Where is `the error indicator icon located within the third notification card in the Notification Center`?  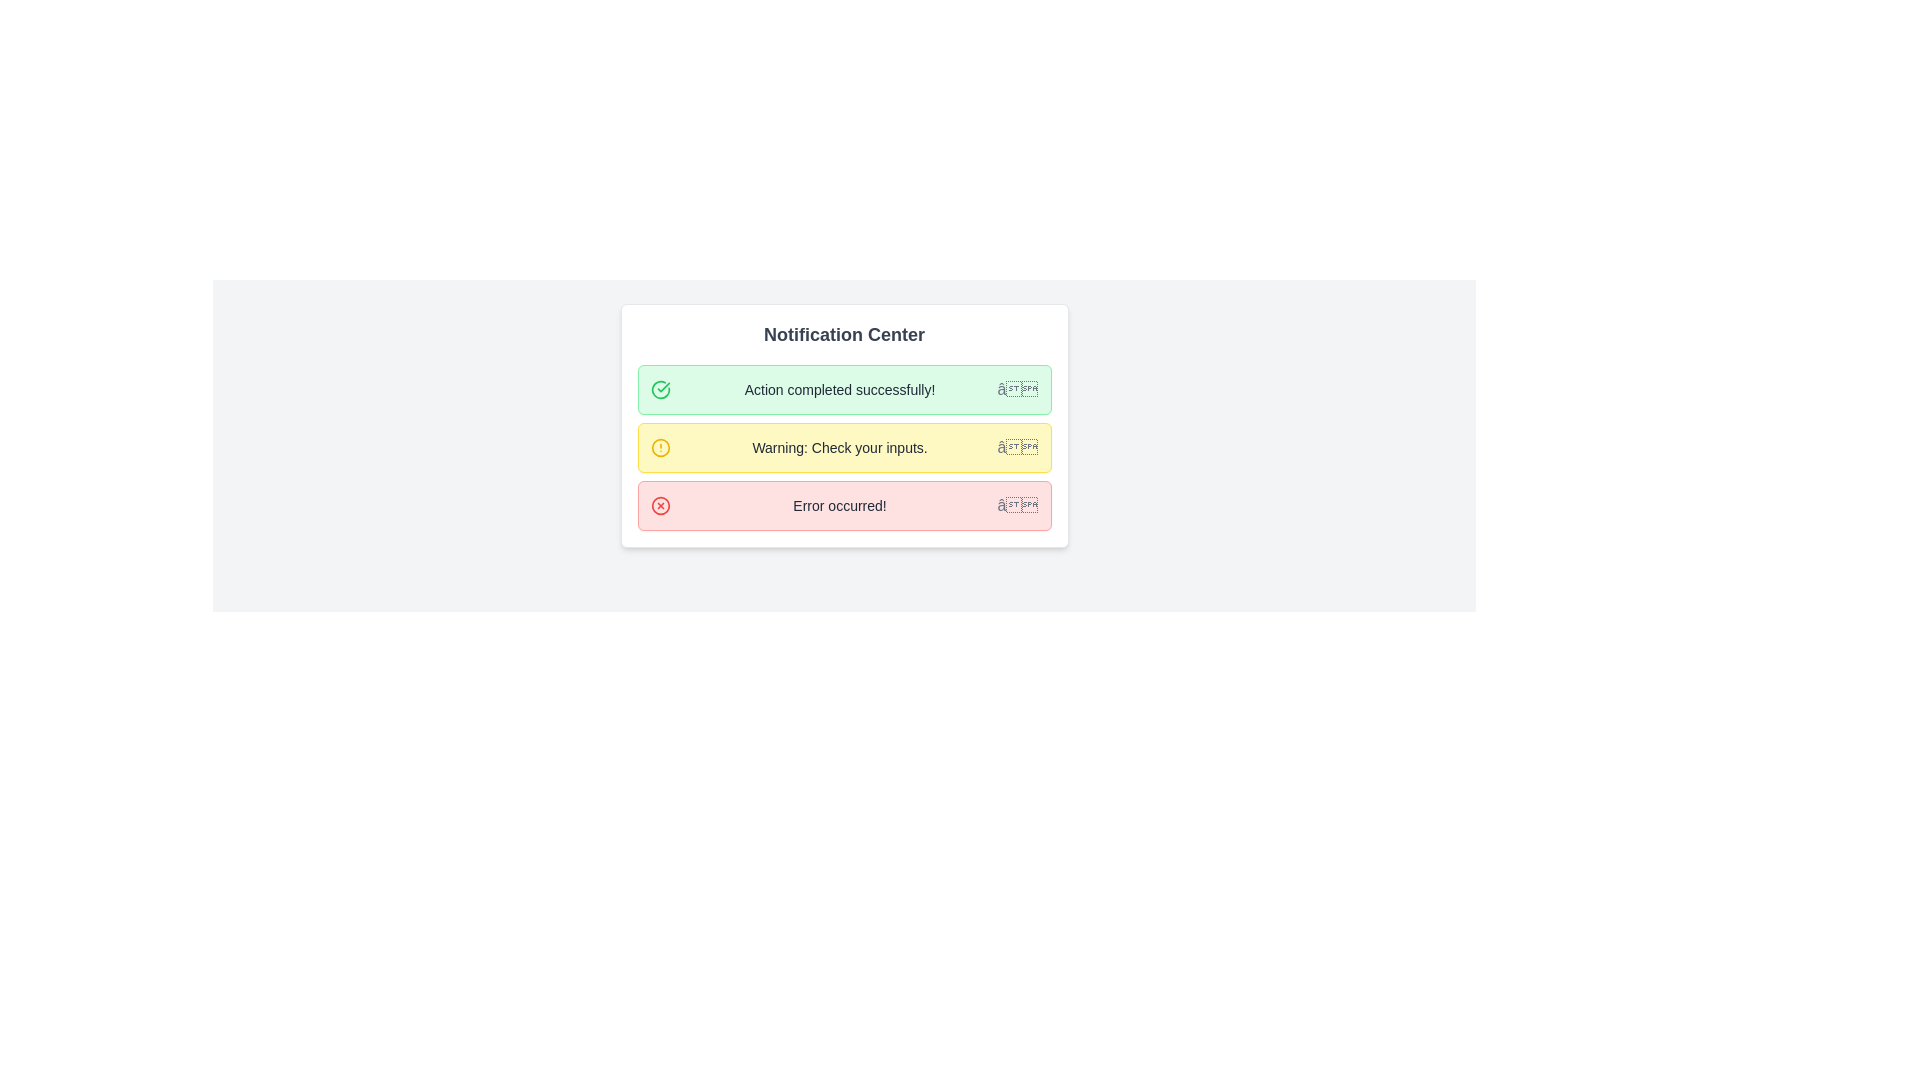
the error indicator icon located within the third notification card in the Notification Center is located at coordinates (660, 504).